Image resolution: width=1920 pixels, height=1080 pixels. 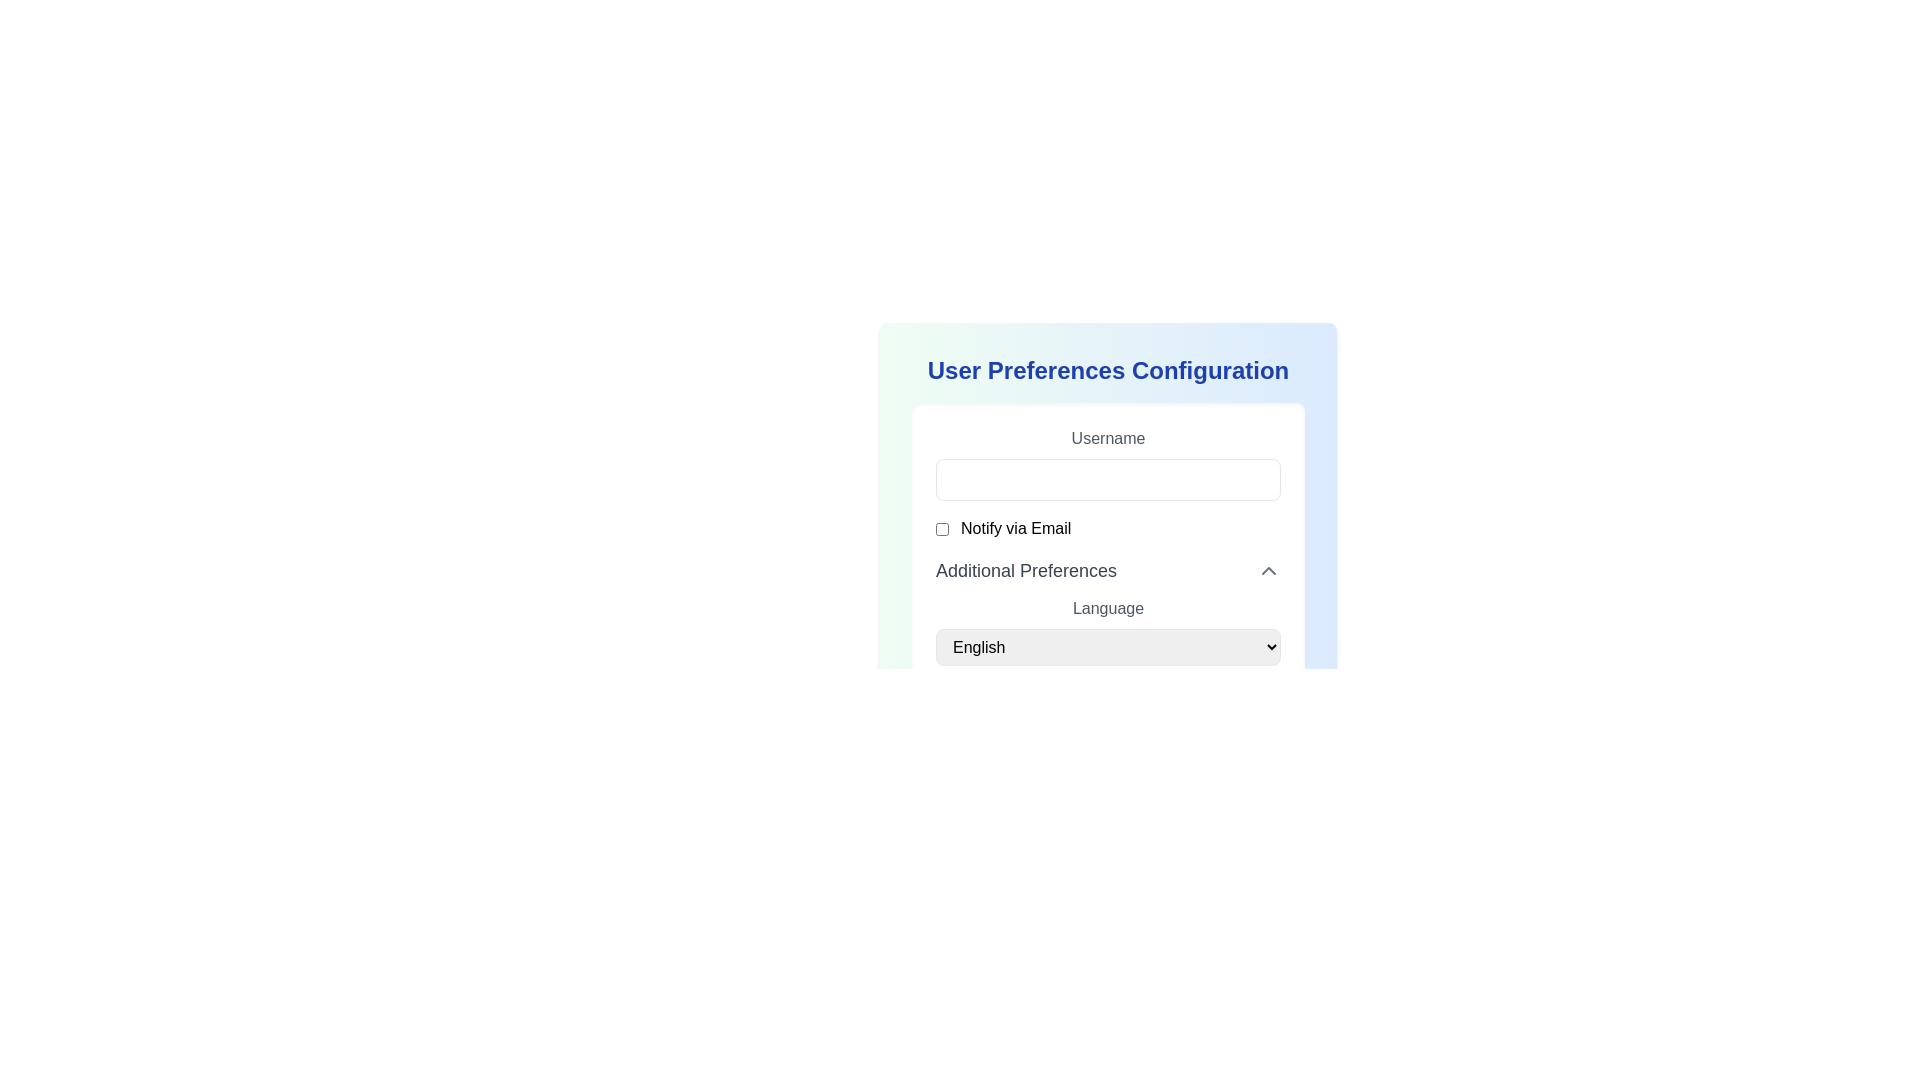 I want to click on the 'Additional Preferences' text label, which is a gray font label positioned below the 'Notify via Email' checkbox label, so click(x=1026, y=570).